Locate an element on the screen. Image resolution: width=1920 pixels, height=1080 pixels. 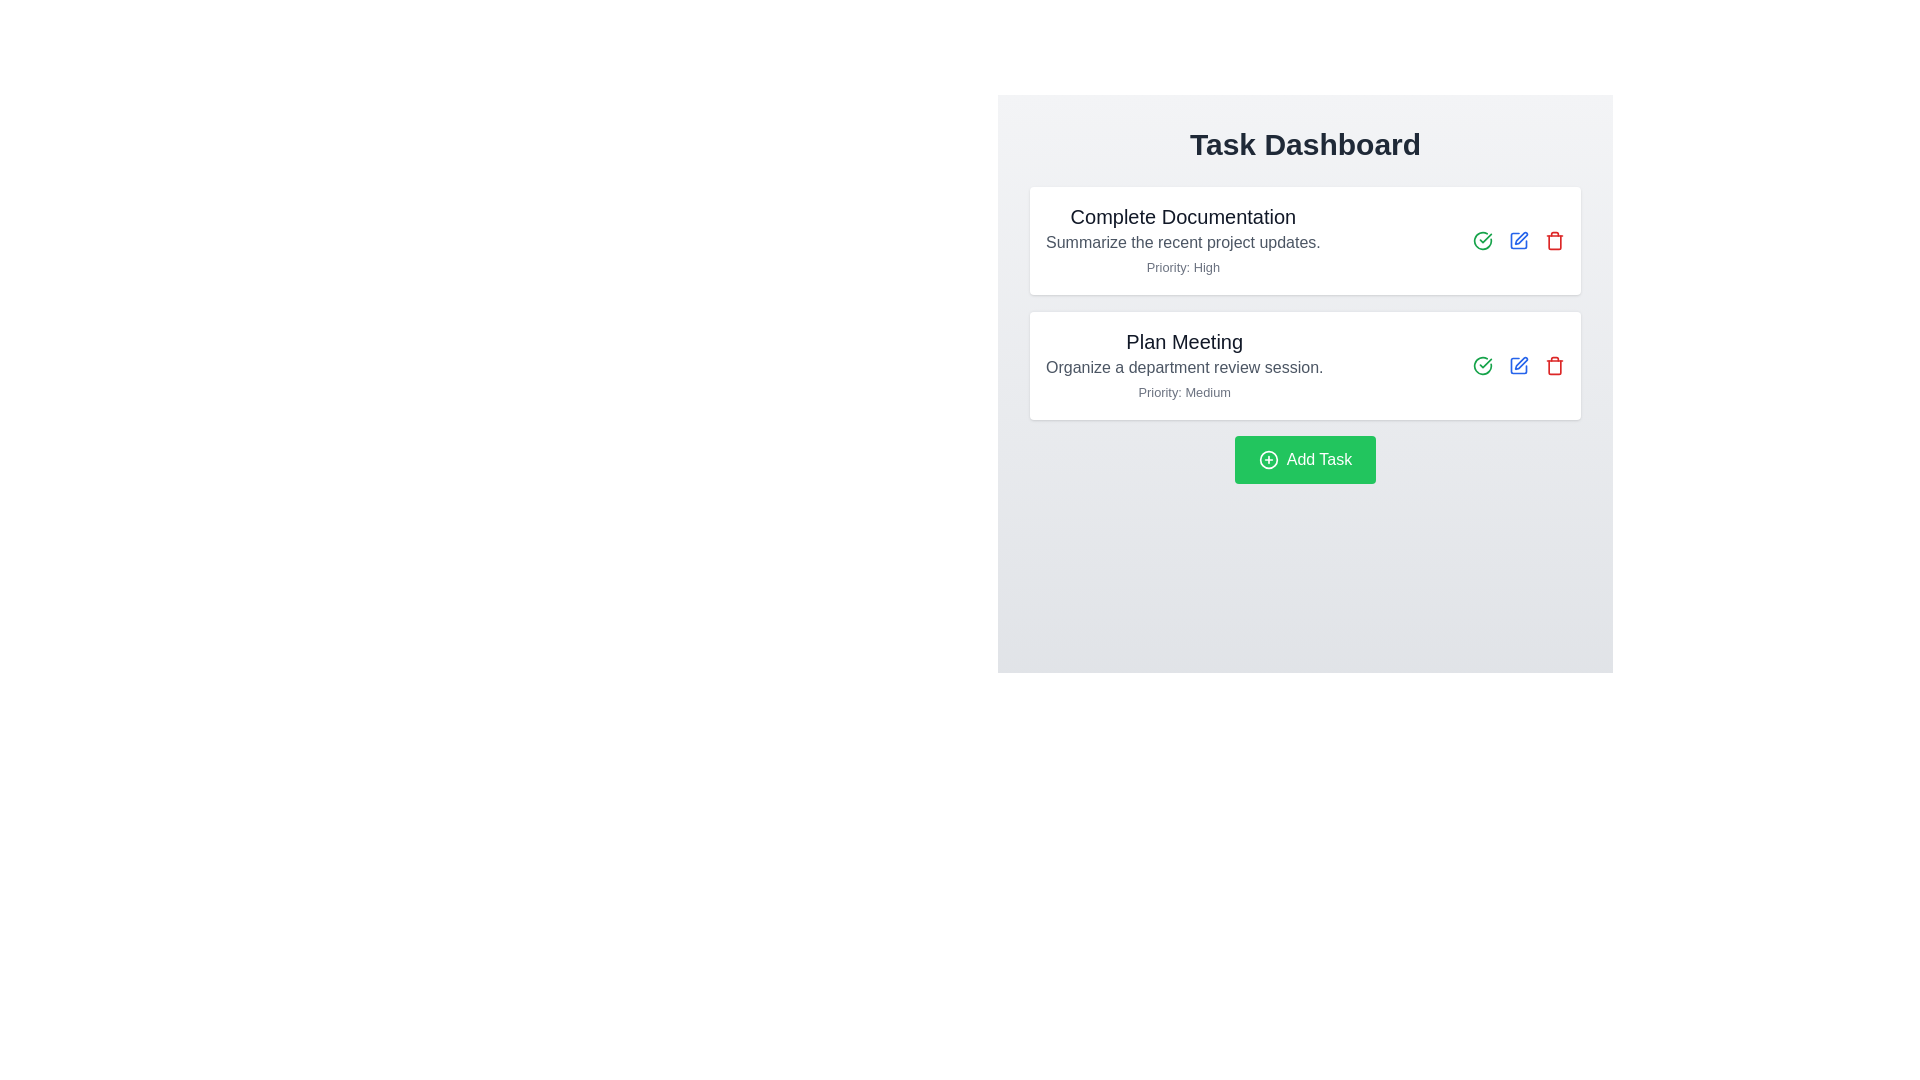
the edit button icon located to the right of the green checkmark and left of the red trashcan for the task 'Plan Meeting' is located at coordinates (1518, 366).